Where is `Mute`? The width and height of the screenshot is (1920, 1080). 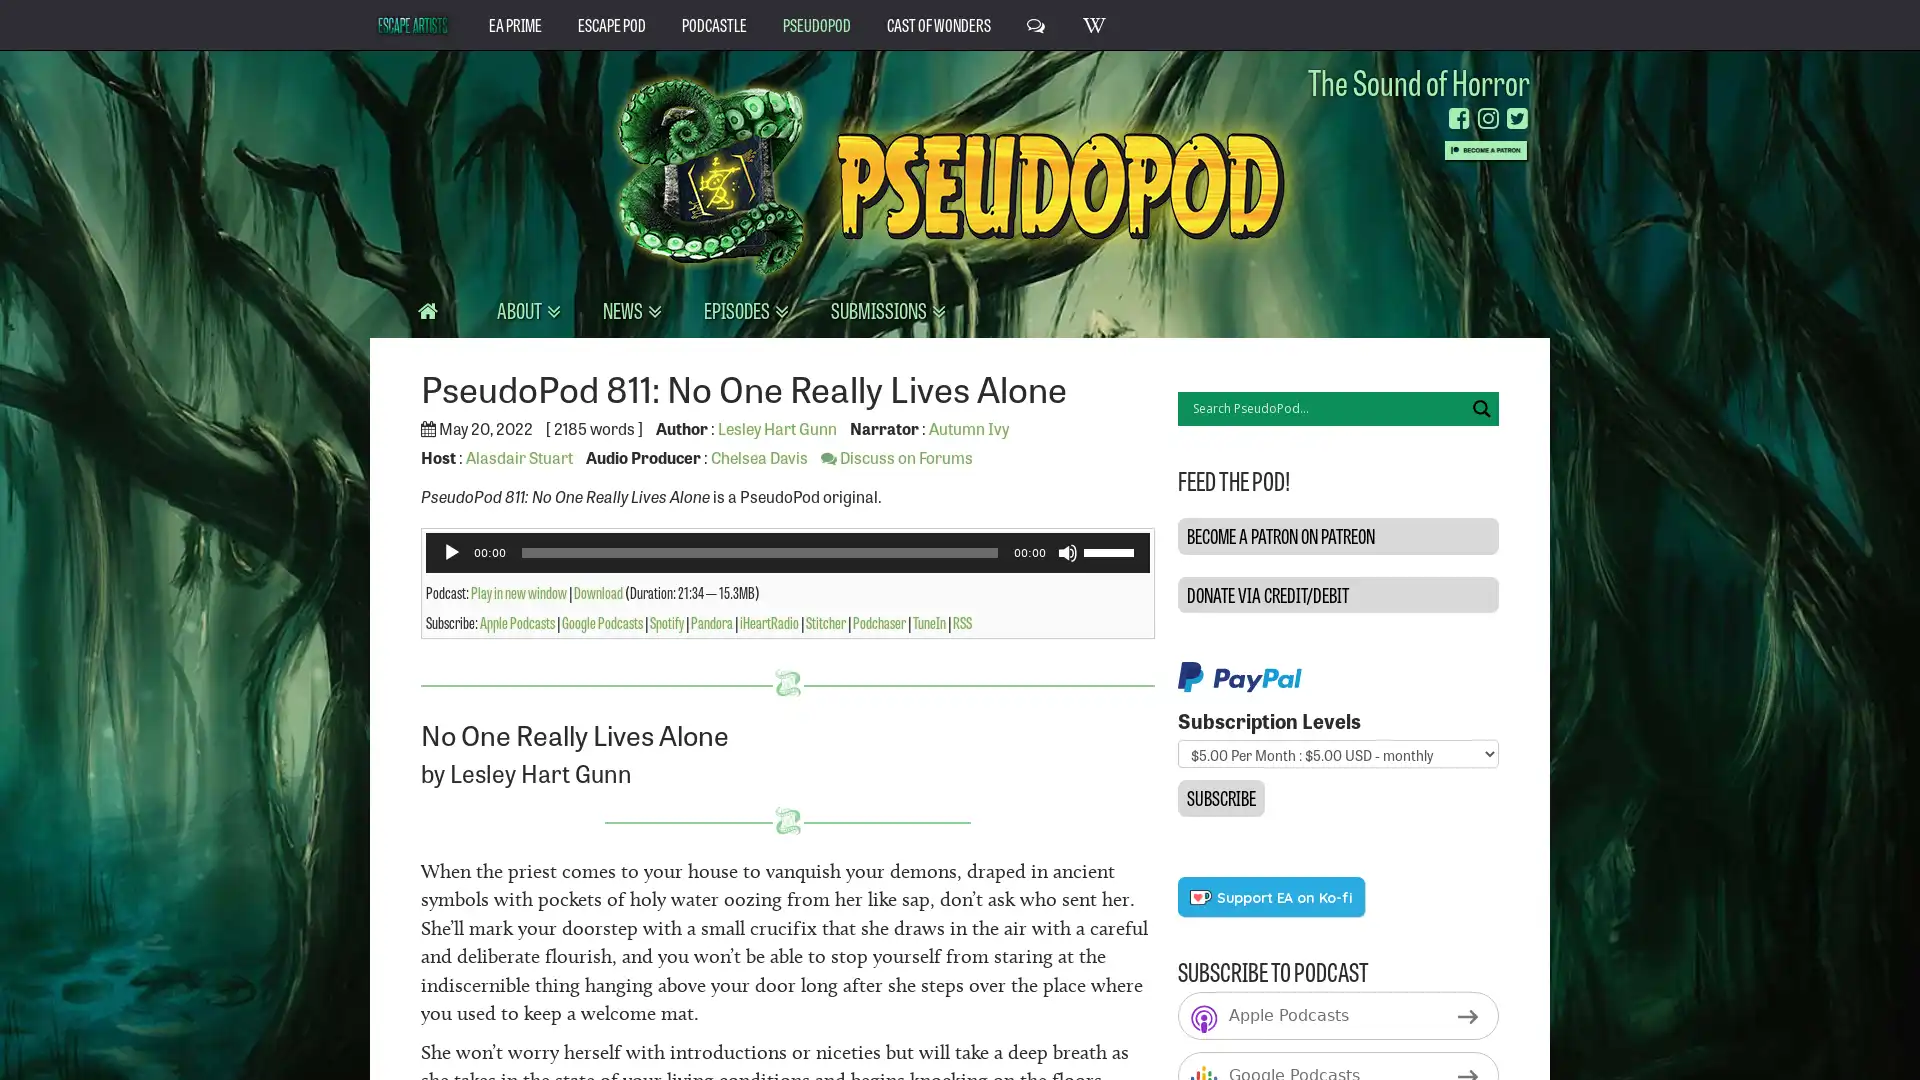 Mute is located at coordinates (1065, 551).